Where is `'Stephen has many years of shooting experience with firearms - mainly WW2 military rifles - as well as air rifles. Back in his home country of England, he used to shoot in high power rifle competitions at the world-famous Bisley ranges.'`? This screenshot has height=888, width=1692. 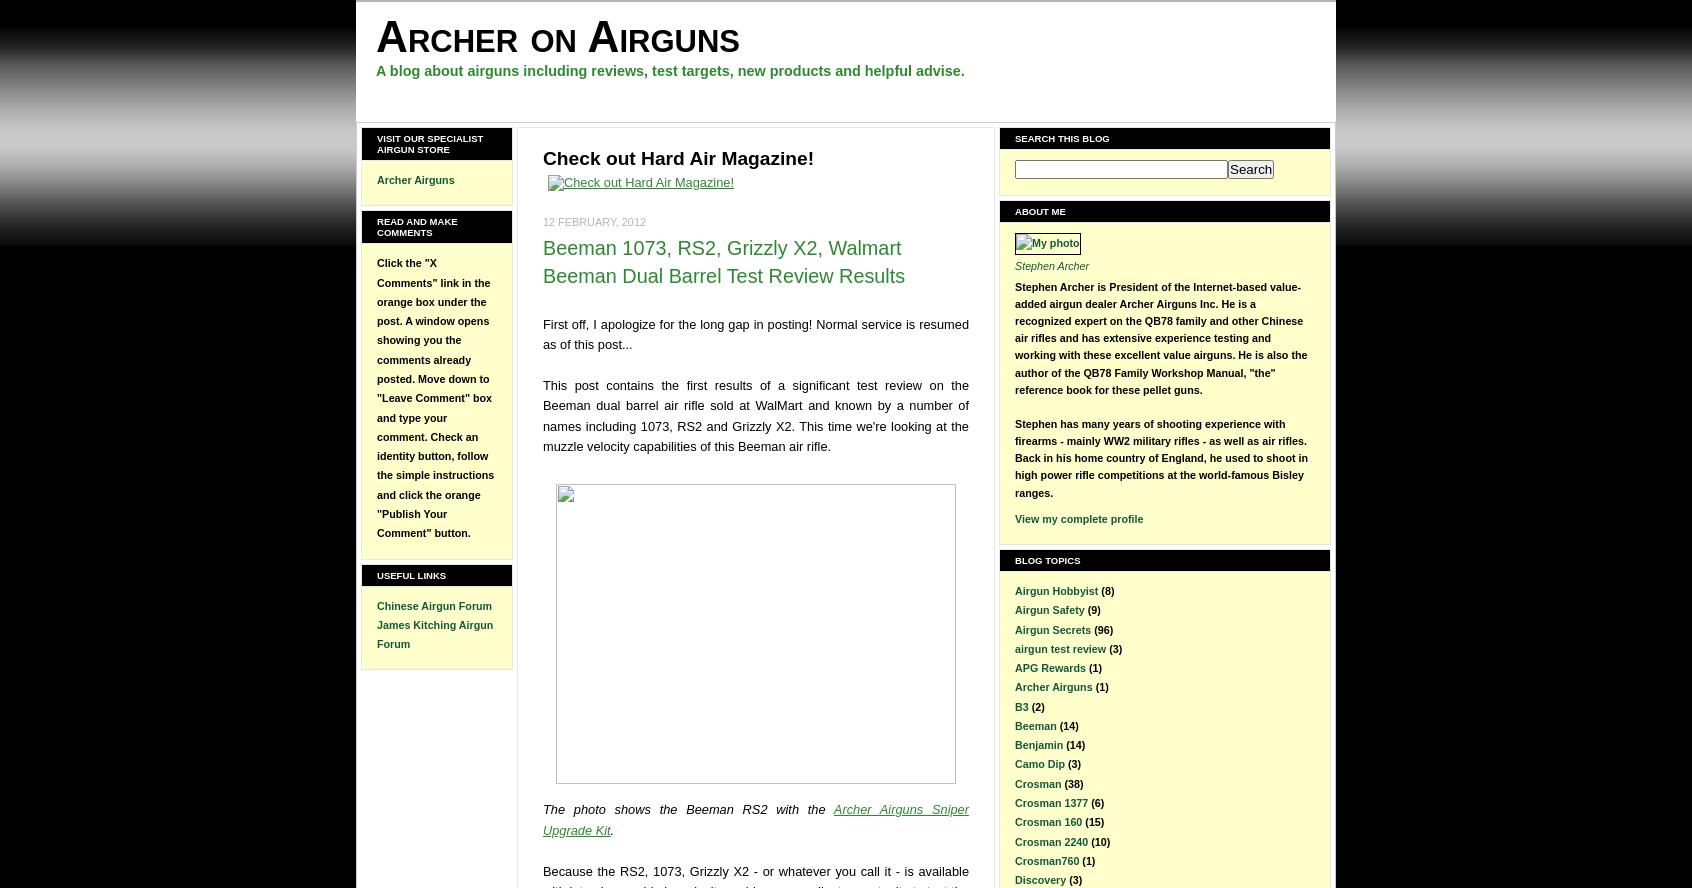 'Stephen has many years of shooting experience with firearms - mainly WW2 military rifles - as well as air rifles. Back in his home country of England, he used to shoot in high power rifle competitions at the world-famous Bisley ranges.' is located at coordinates (1160, 457).